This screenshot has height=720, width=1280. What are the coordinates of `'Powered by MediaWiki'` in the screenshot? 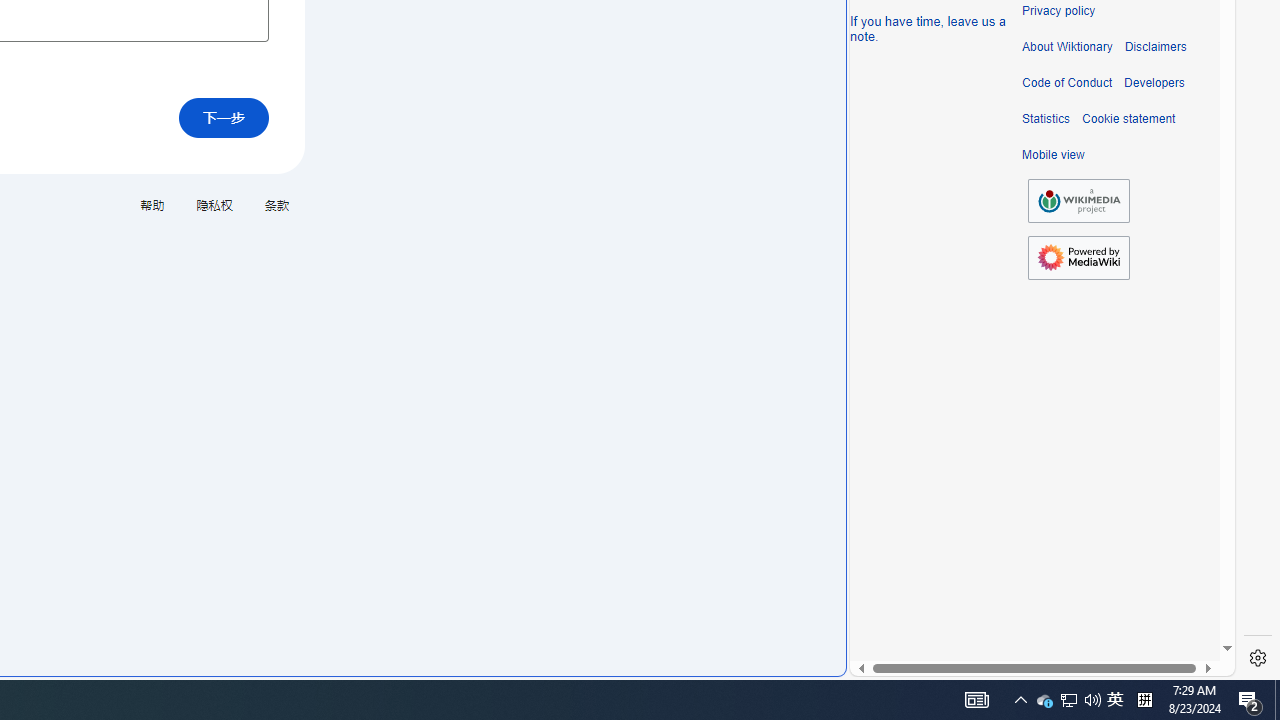 It's located at (1078, 256).